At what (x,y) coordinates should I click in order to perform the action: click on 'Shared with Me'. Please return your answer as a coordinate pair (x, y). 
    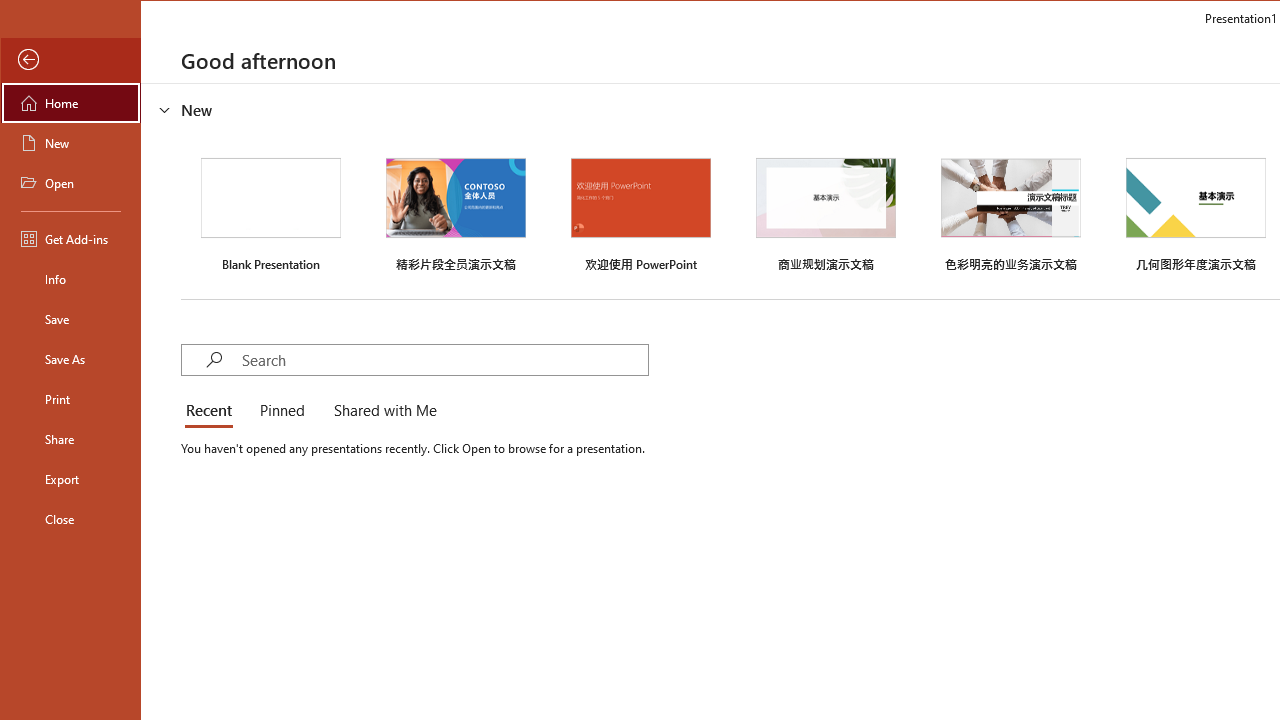
    Looking at the image, I should click on (381, 410).